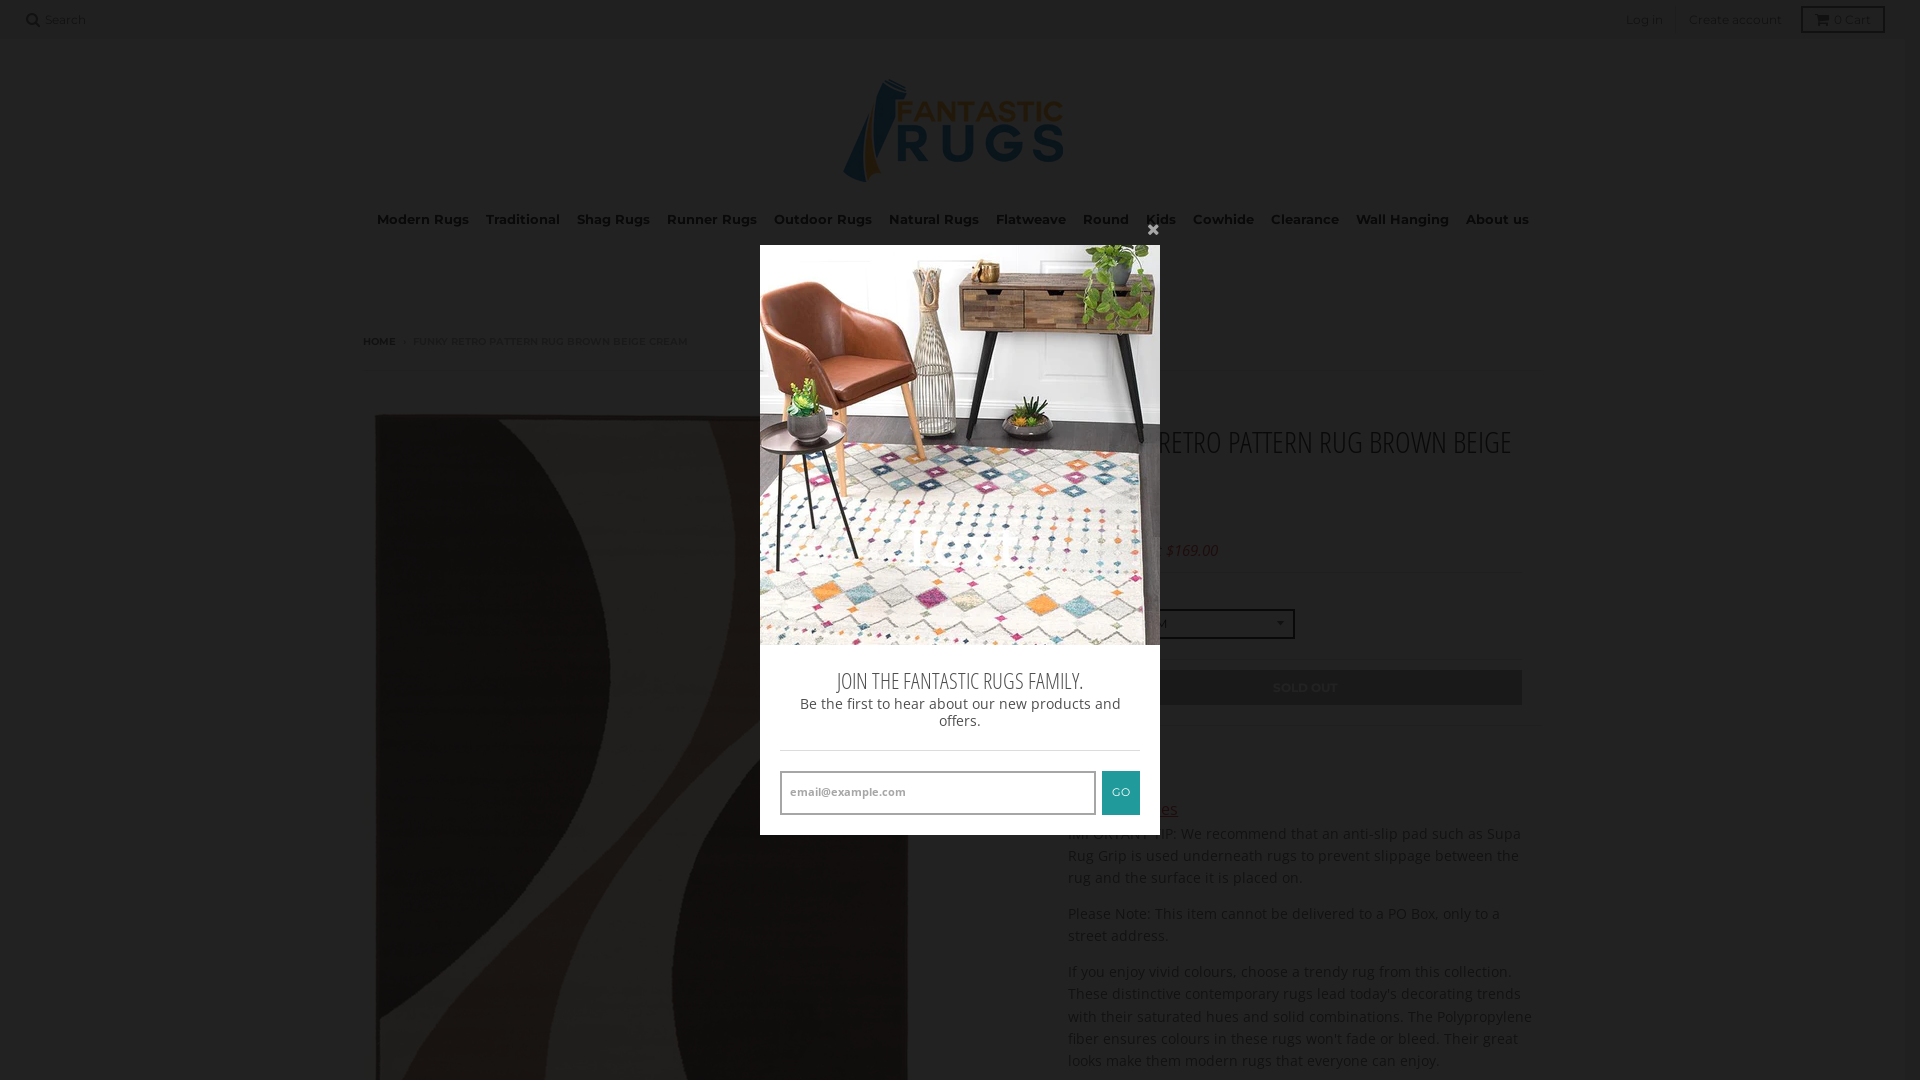 The width and height of the screenshot is (1920, 1080). What do you see at coordinates (821, 219) in the screenshot?
I see `'Outdoor Rugs'` at bounding box center [821, 219].